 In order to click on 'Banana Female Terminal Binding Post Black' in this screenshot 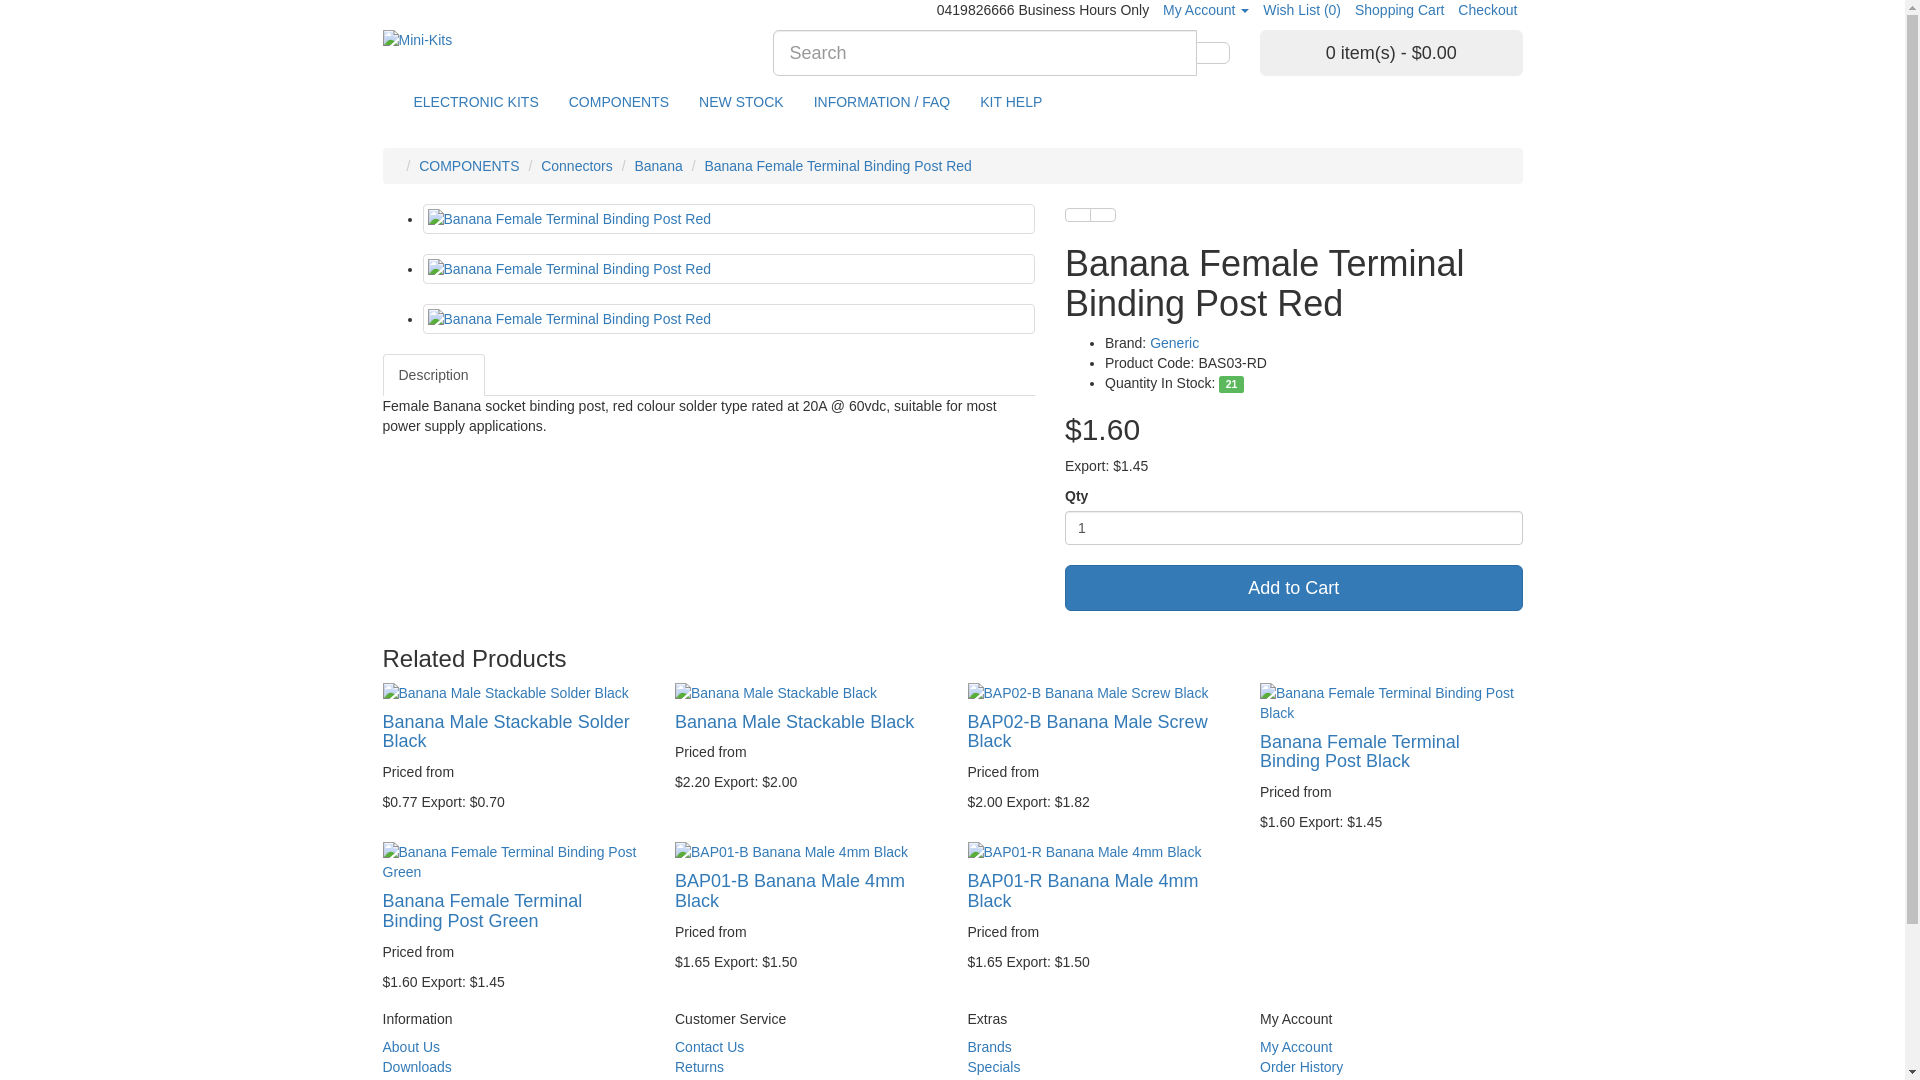, I will do `click(1390, 701)`.